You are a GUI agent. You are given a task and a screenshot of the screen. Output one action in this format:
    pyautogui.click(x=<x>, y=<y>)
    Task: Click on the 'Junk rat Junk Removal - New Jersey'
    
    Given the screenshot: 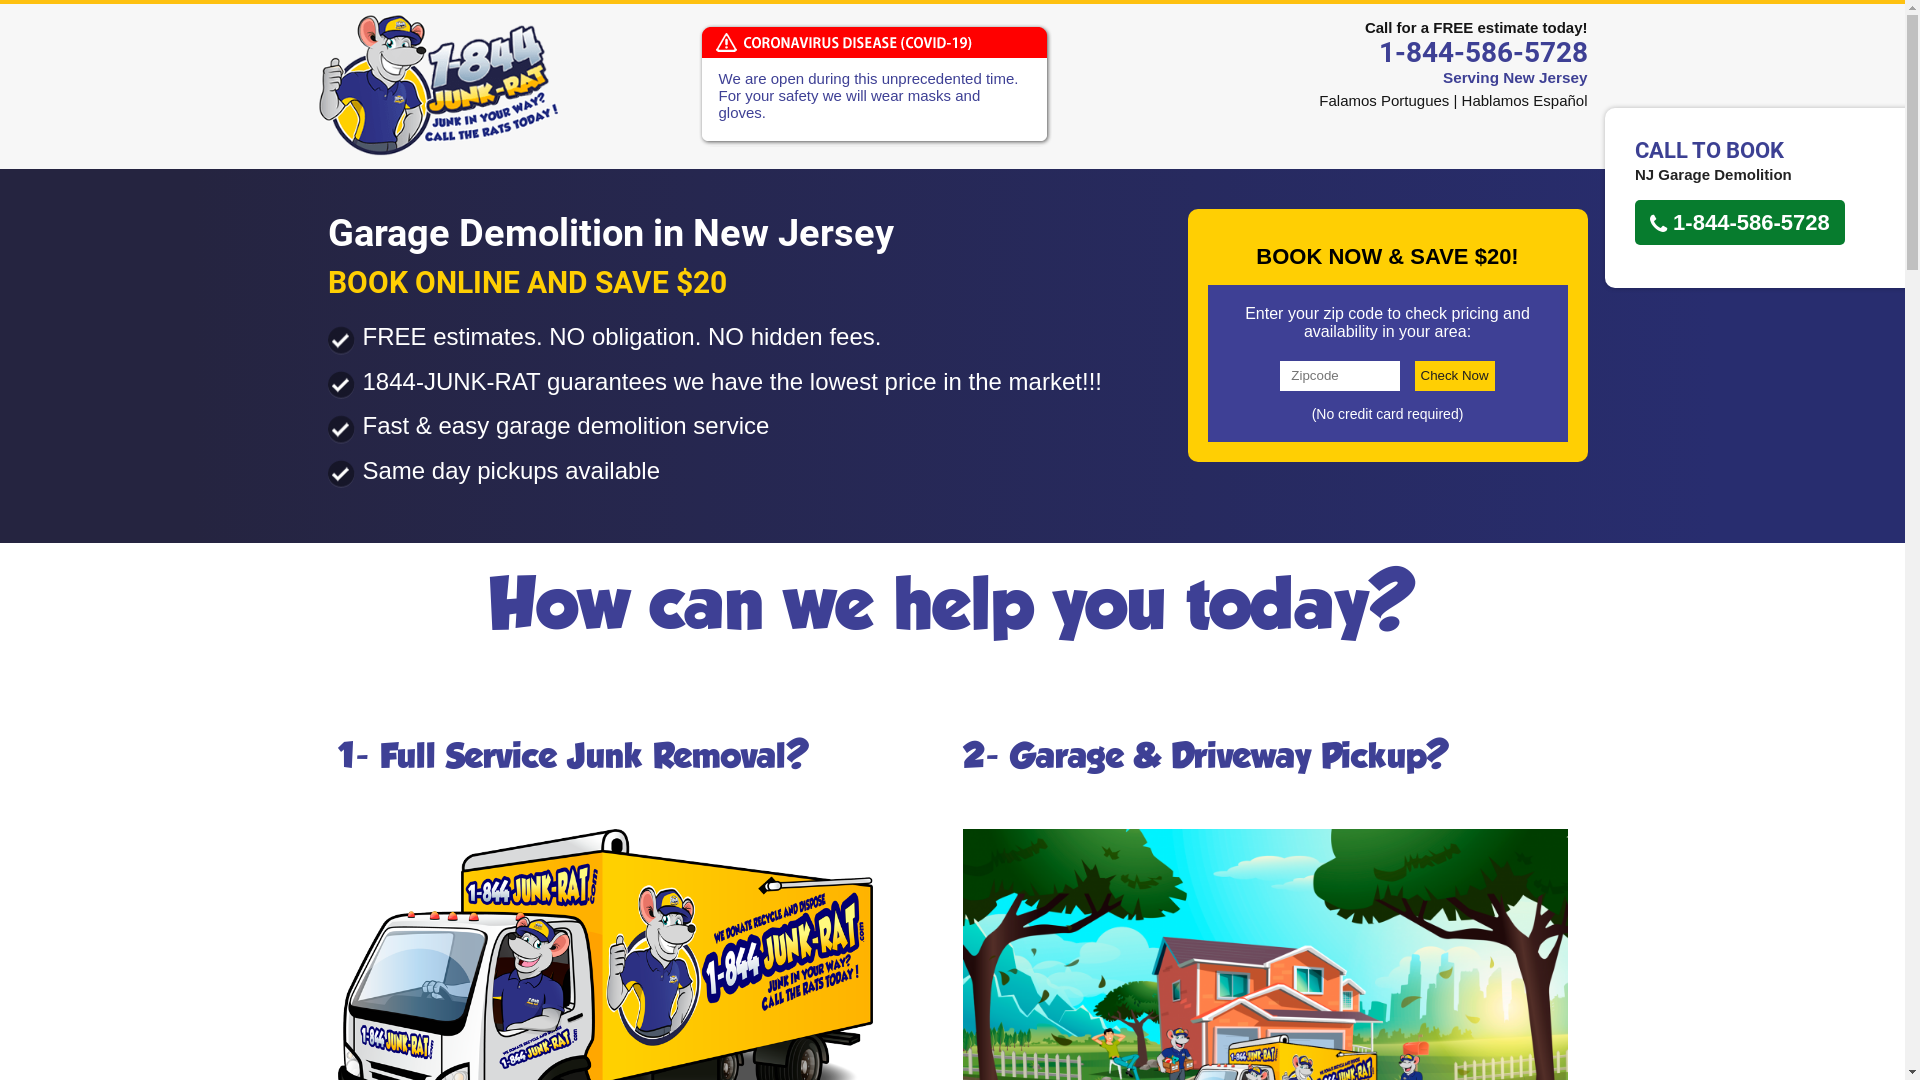 What is the action you would take?
    pyautogui.click(x=436, y=83)
    